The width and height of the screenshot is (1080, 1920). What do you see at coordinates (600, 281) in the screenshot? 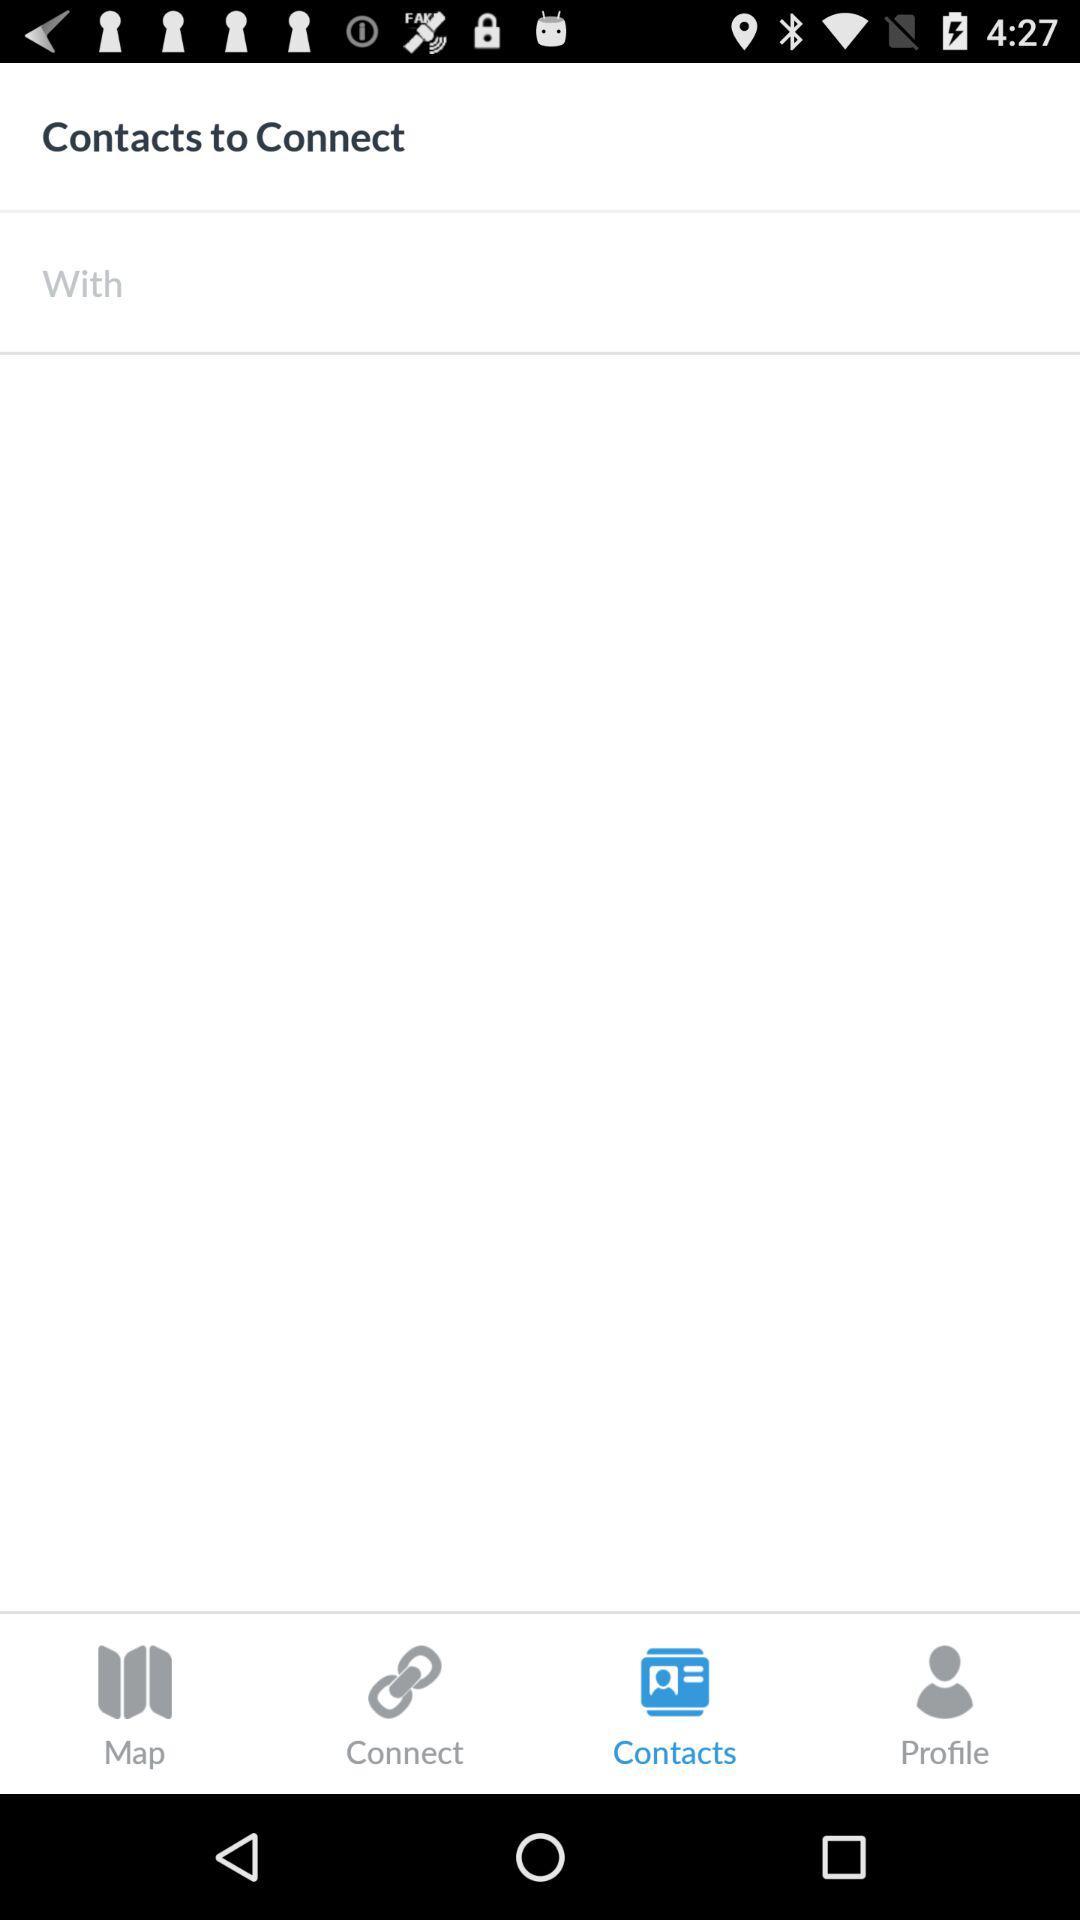
I see `the item to the right of with icon` at bounding box center [600, 281].